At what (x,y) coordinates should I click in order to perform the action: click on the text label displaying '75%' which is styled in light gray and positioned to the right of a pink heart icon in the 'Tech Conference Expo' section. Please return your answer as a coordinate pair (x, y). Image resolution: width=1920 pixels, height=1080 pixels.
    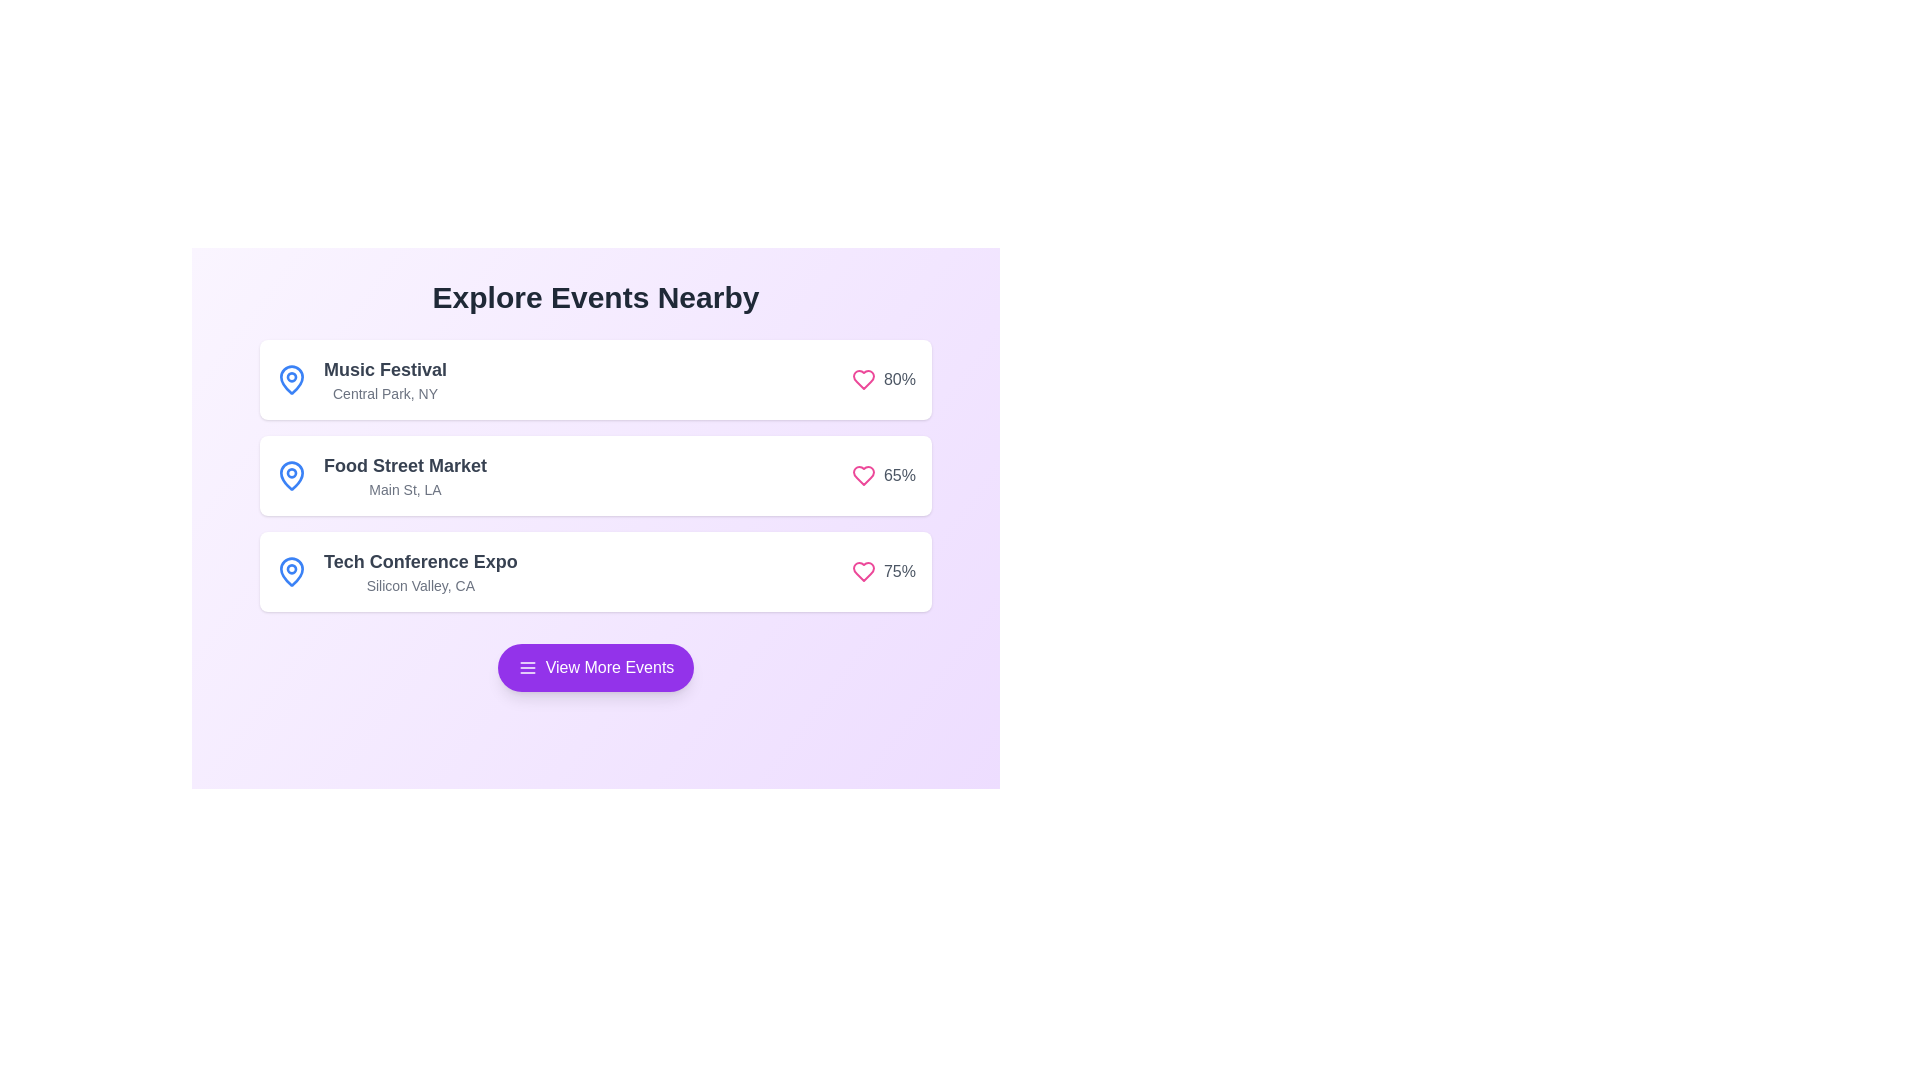
    Looking at the image, I should click on (898, 571).